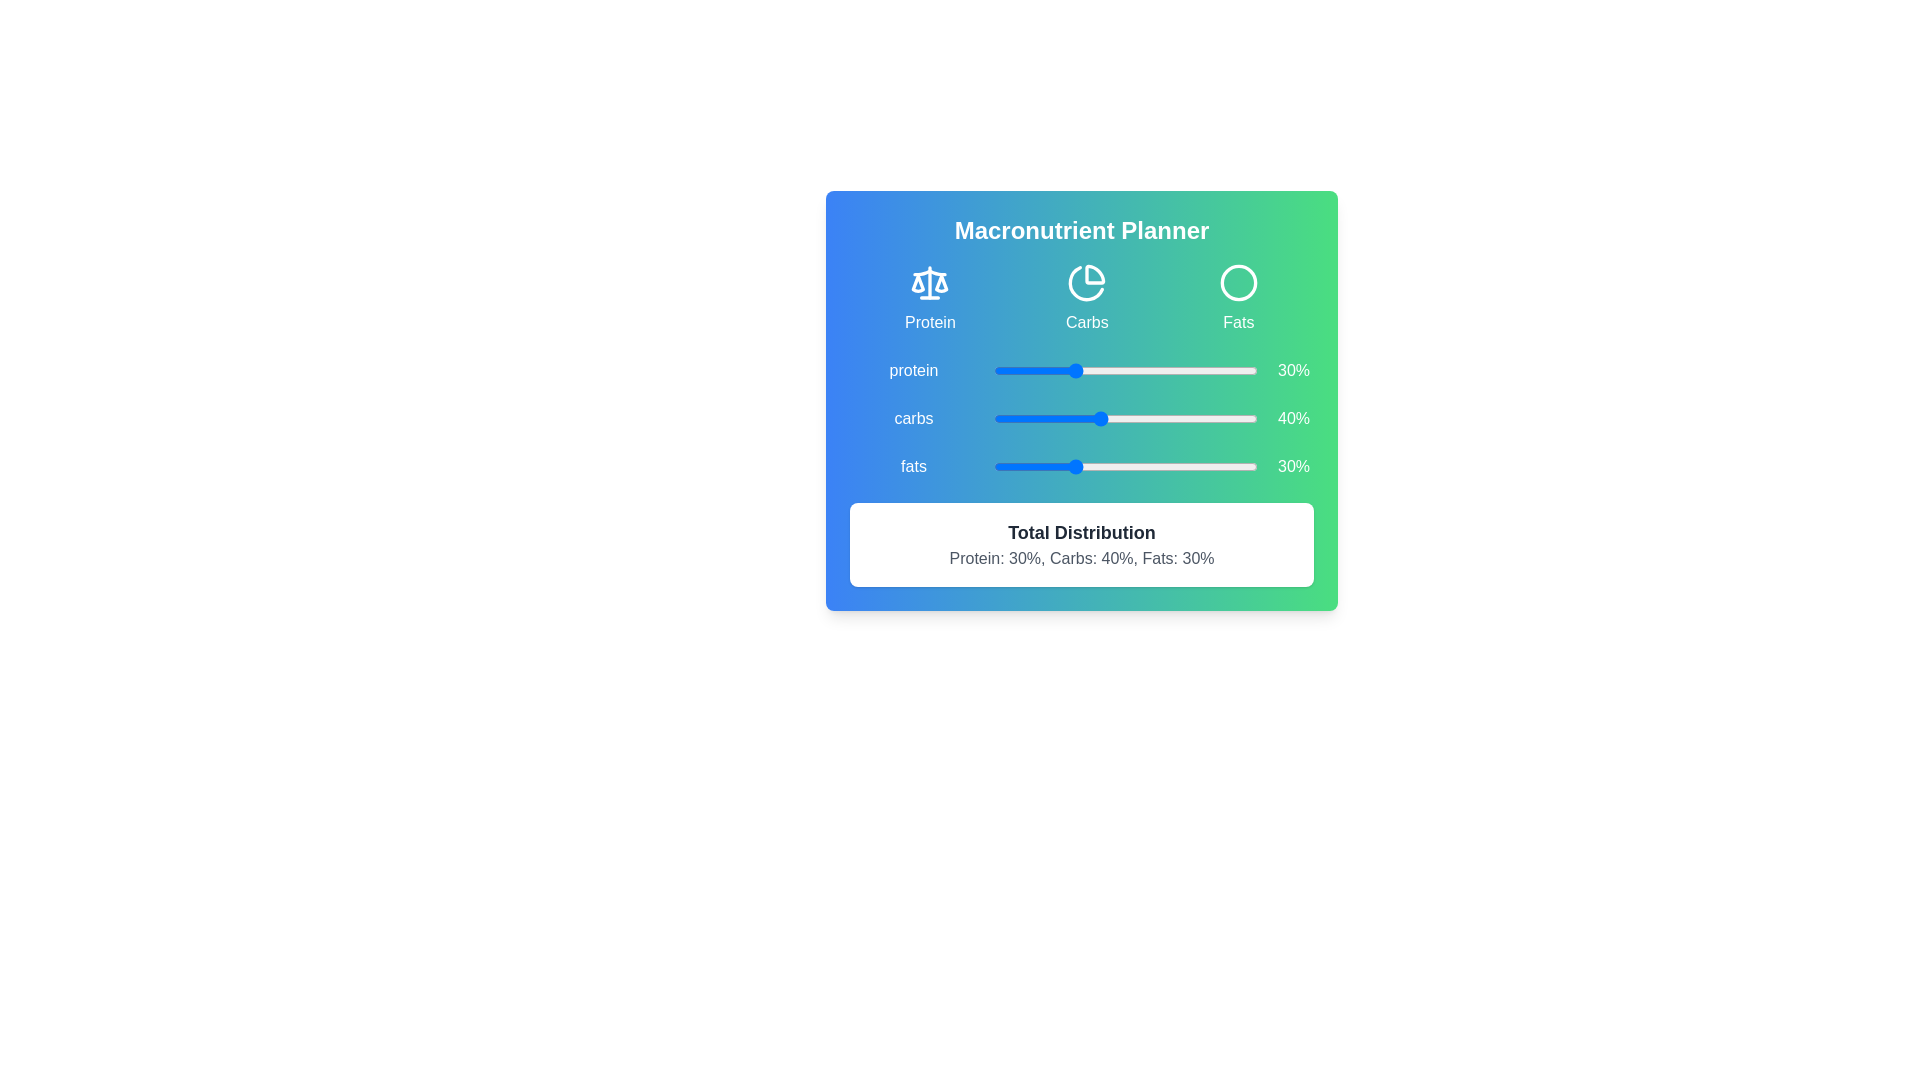 The image size is (1920, 1080). I want to click on the fats percentage, so click(1036, 466).